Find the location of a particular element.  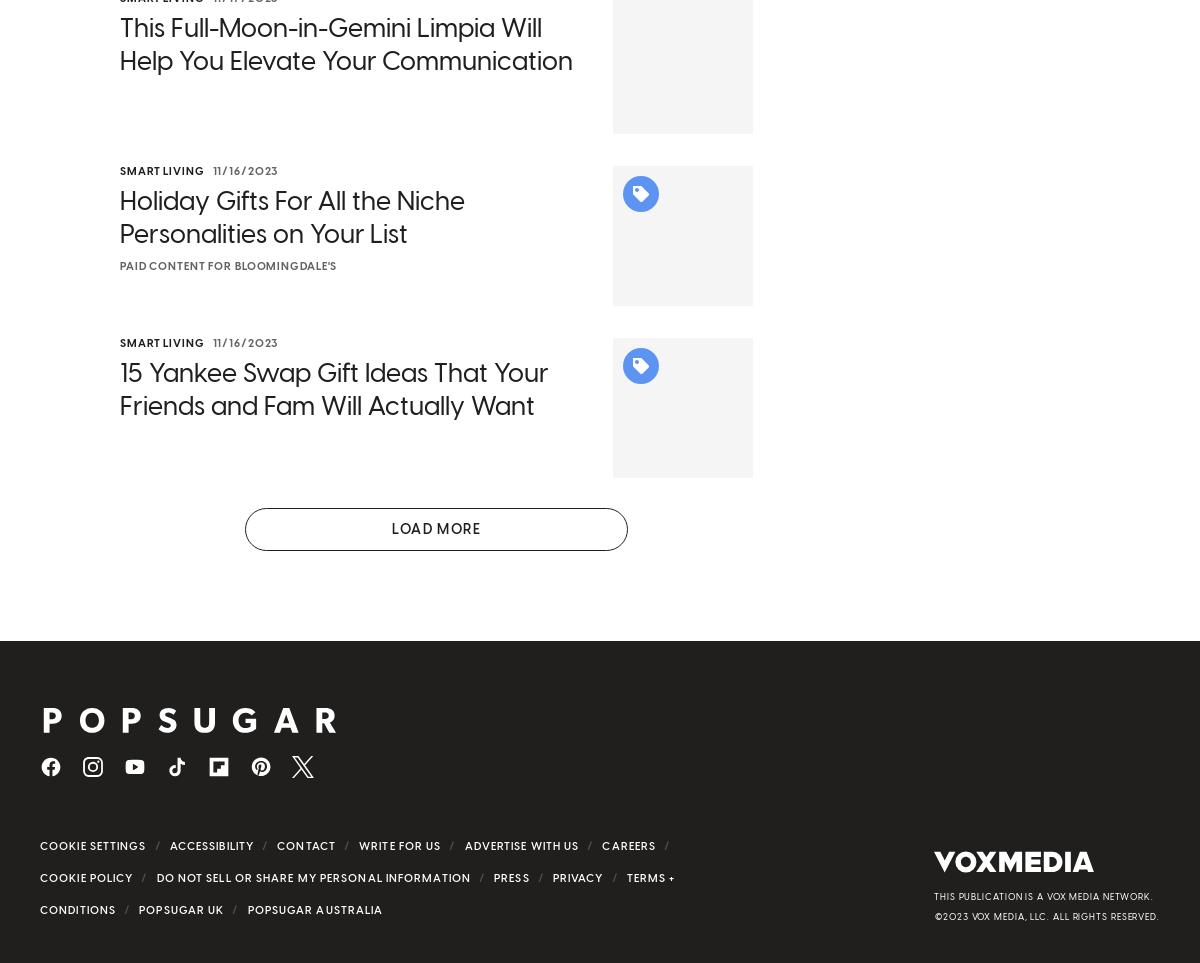

'This Full-Moon-in-Gemini Limpia Will Help You Elevate Your Communication' is located at coordinates (346, 71).